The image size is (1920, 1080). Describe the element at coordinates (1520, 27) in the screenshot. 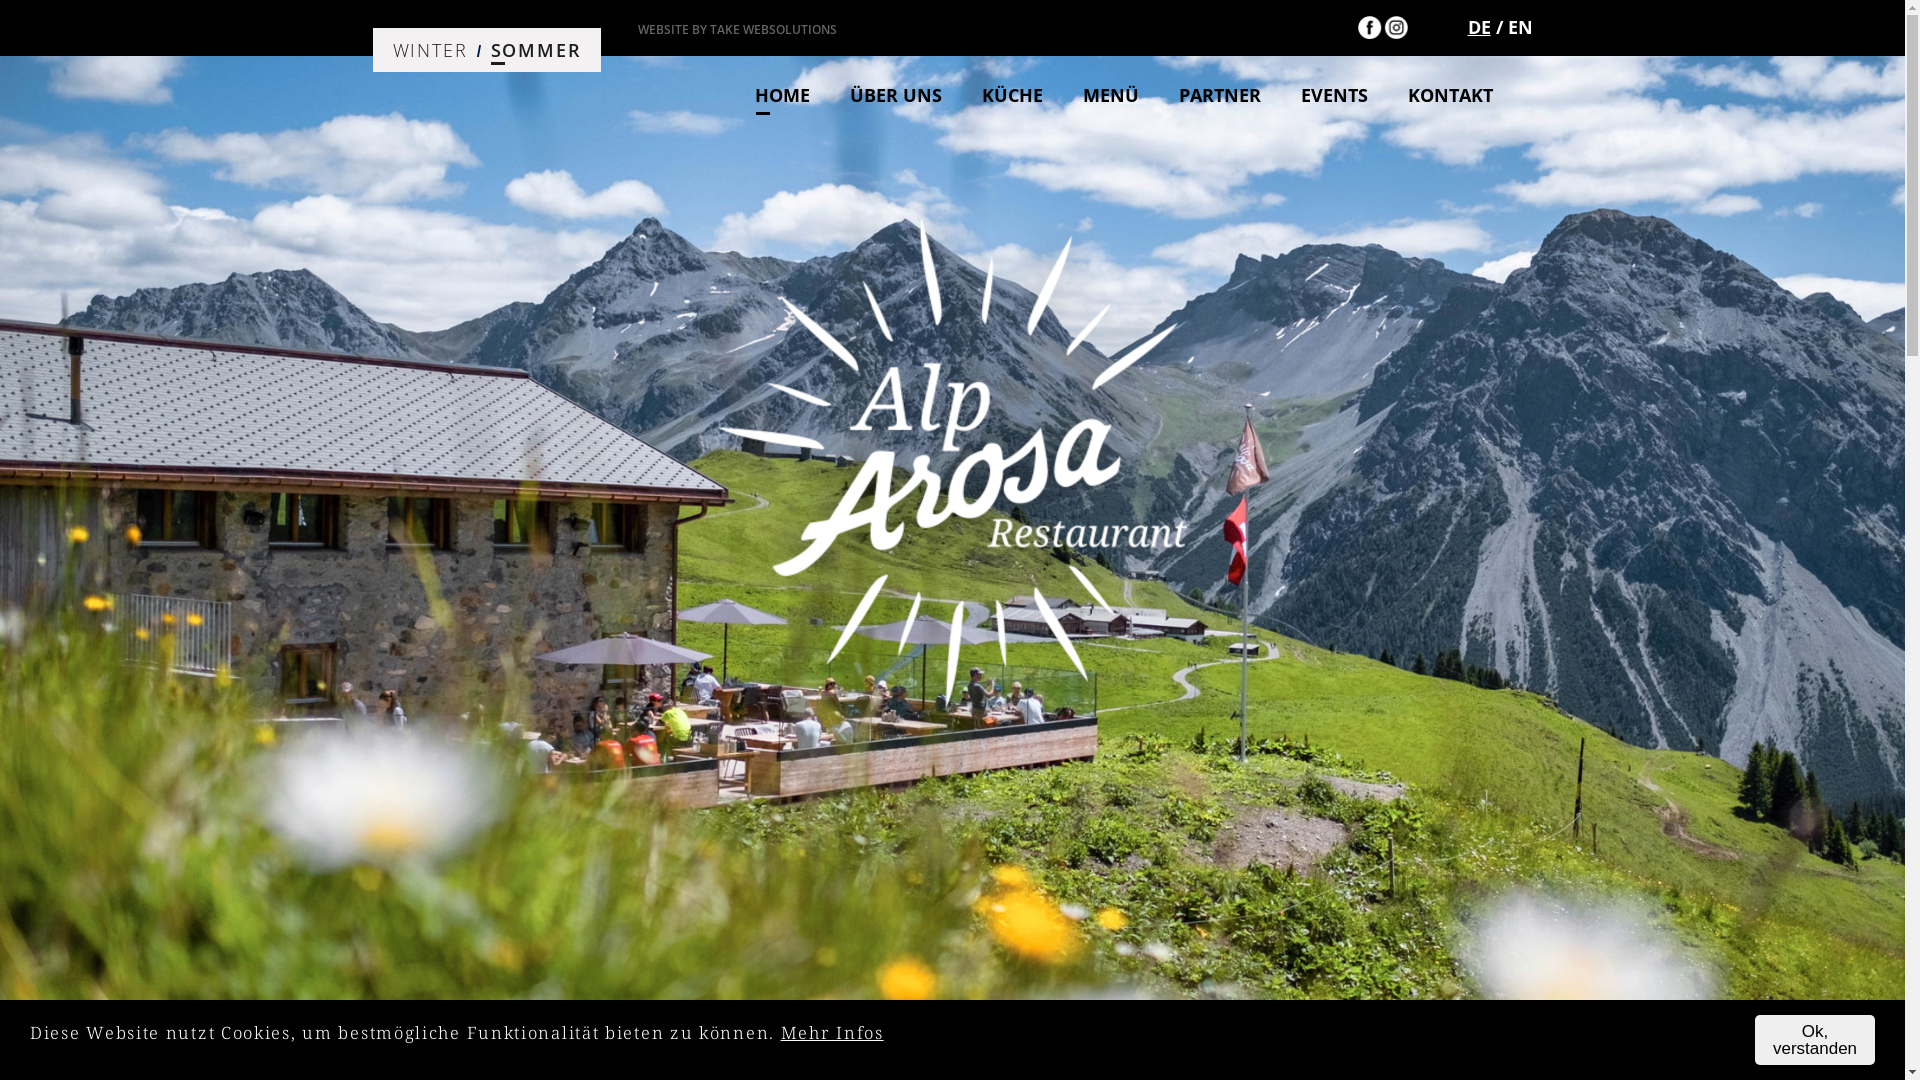

I see `'EN'` at that location.